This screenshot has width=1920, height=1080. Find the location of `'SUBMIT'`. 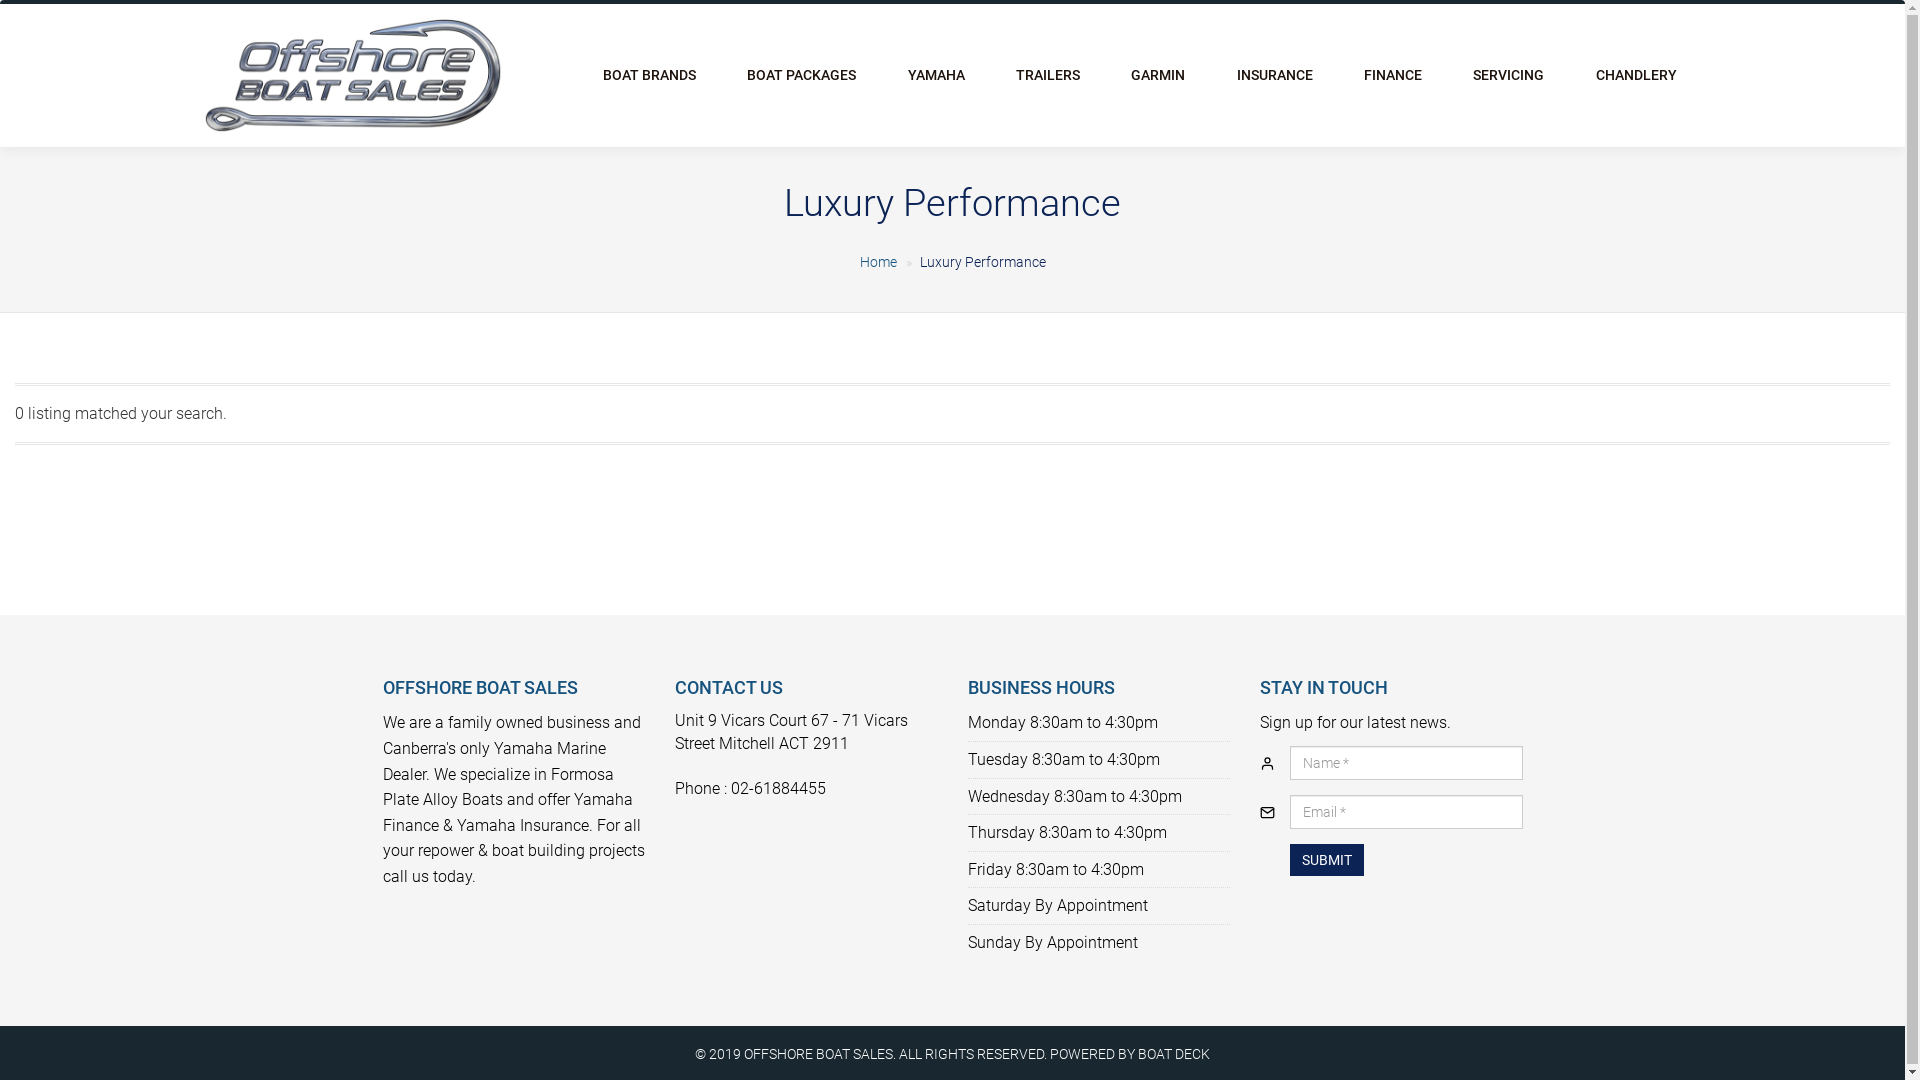

'SUBMIT' is located at coordinates (1326, 859).